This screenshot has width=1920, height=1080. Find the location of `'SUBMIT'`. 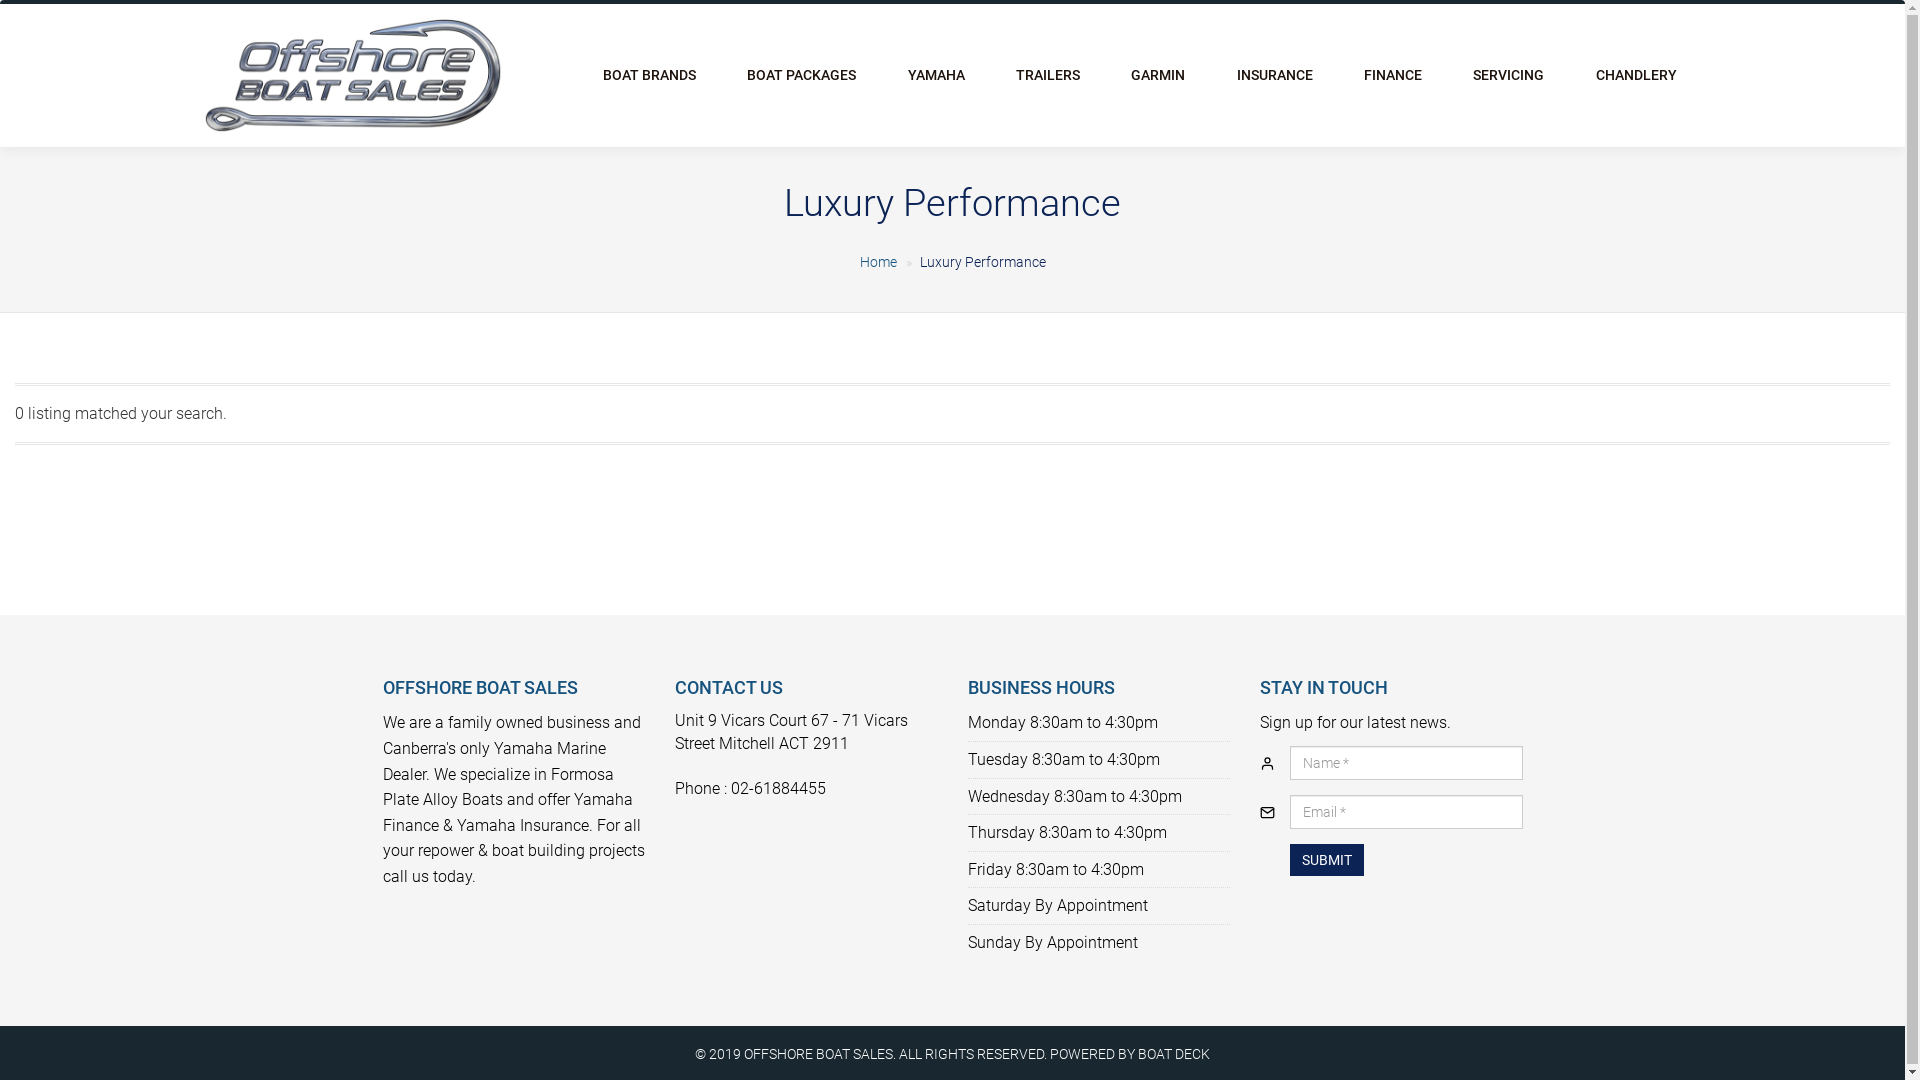

'SUBMIT' is located at coordinates (1326, 859).